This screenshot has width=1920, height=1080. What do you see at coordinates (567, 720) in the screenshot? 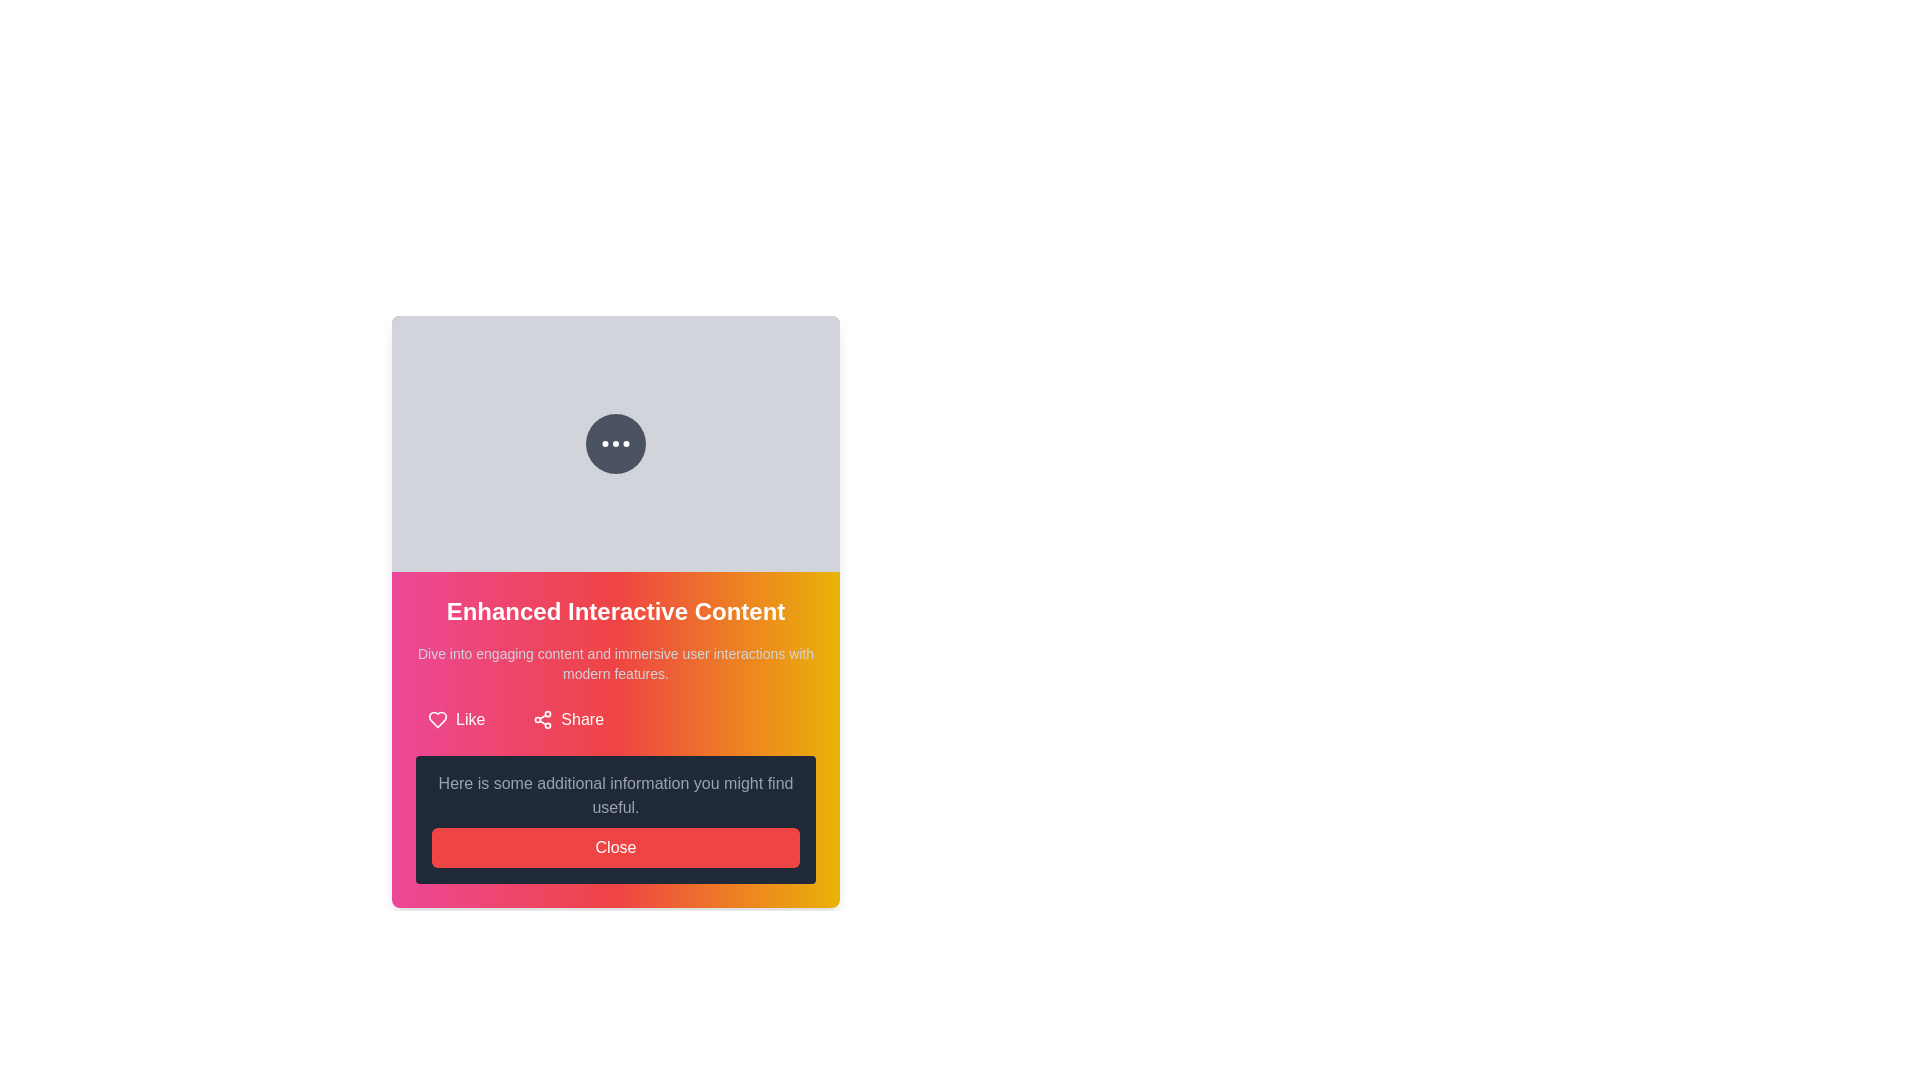
I see `the 'Share' button, which is the second button in a horizontal group, located directly to the right of the 'Like' button` at bounding box center [567, 720].